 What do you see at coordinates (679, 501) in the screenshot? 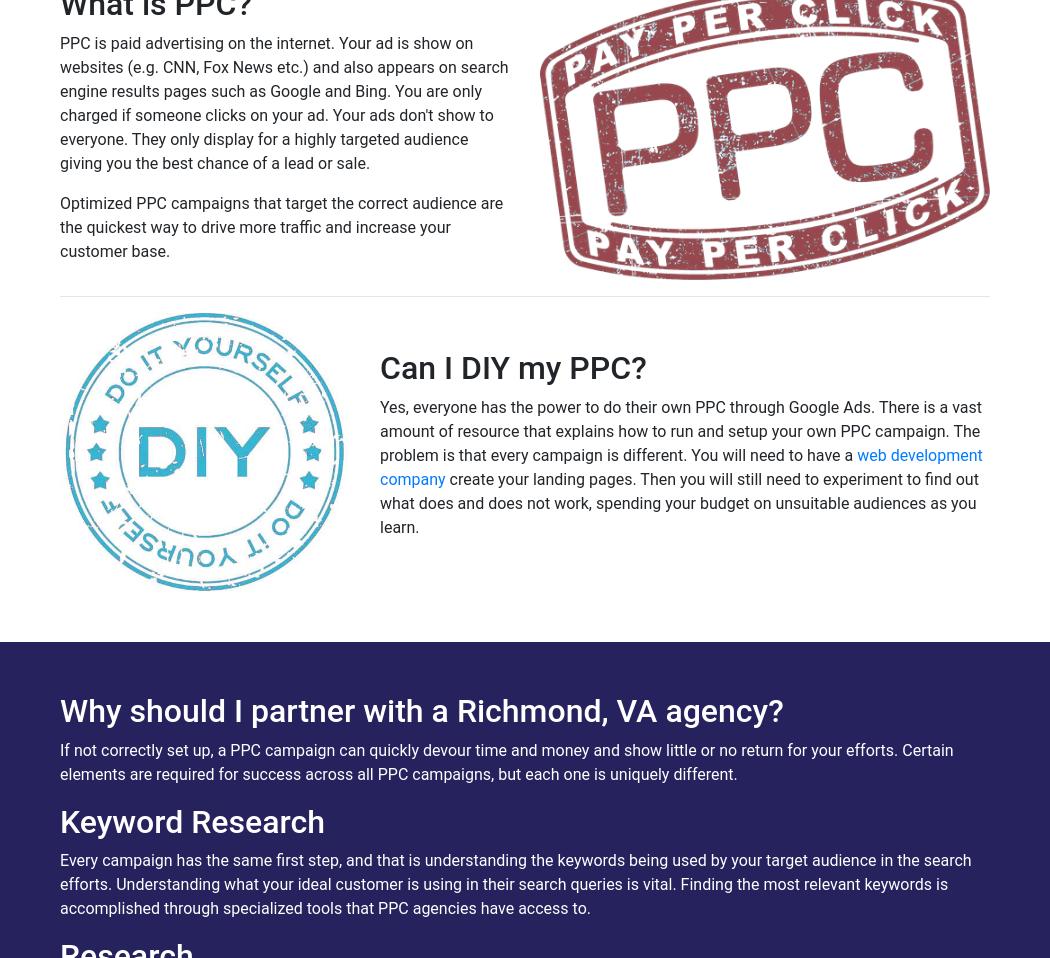
I see `'create your landing pages. Then you will still need to experiment to find out what does and does not work, spending your budget on unsuitable audiences as you learn.'` at bounding box center [679, 501].